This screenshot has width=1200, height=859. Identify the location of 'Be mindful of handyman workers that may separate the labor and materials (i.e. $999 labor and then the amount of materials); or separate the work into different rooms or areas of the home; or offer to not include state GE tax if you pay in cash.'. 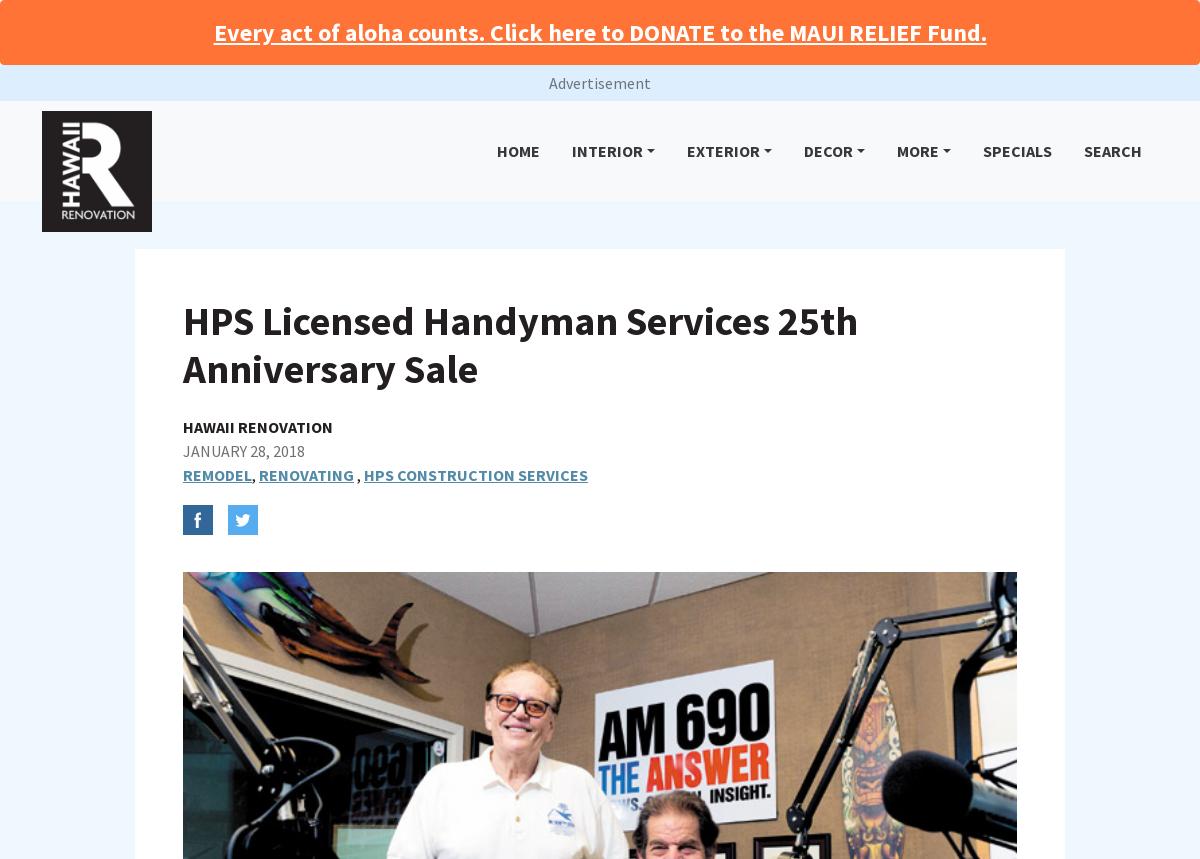
(182, 53).